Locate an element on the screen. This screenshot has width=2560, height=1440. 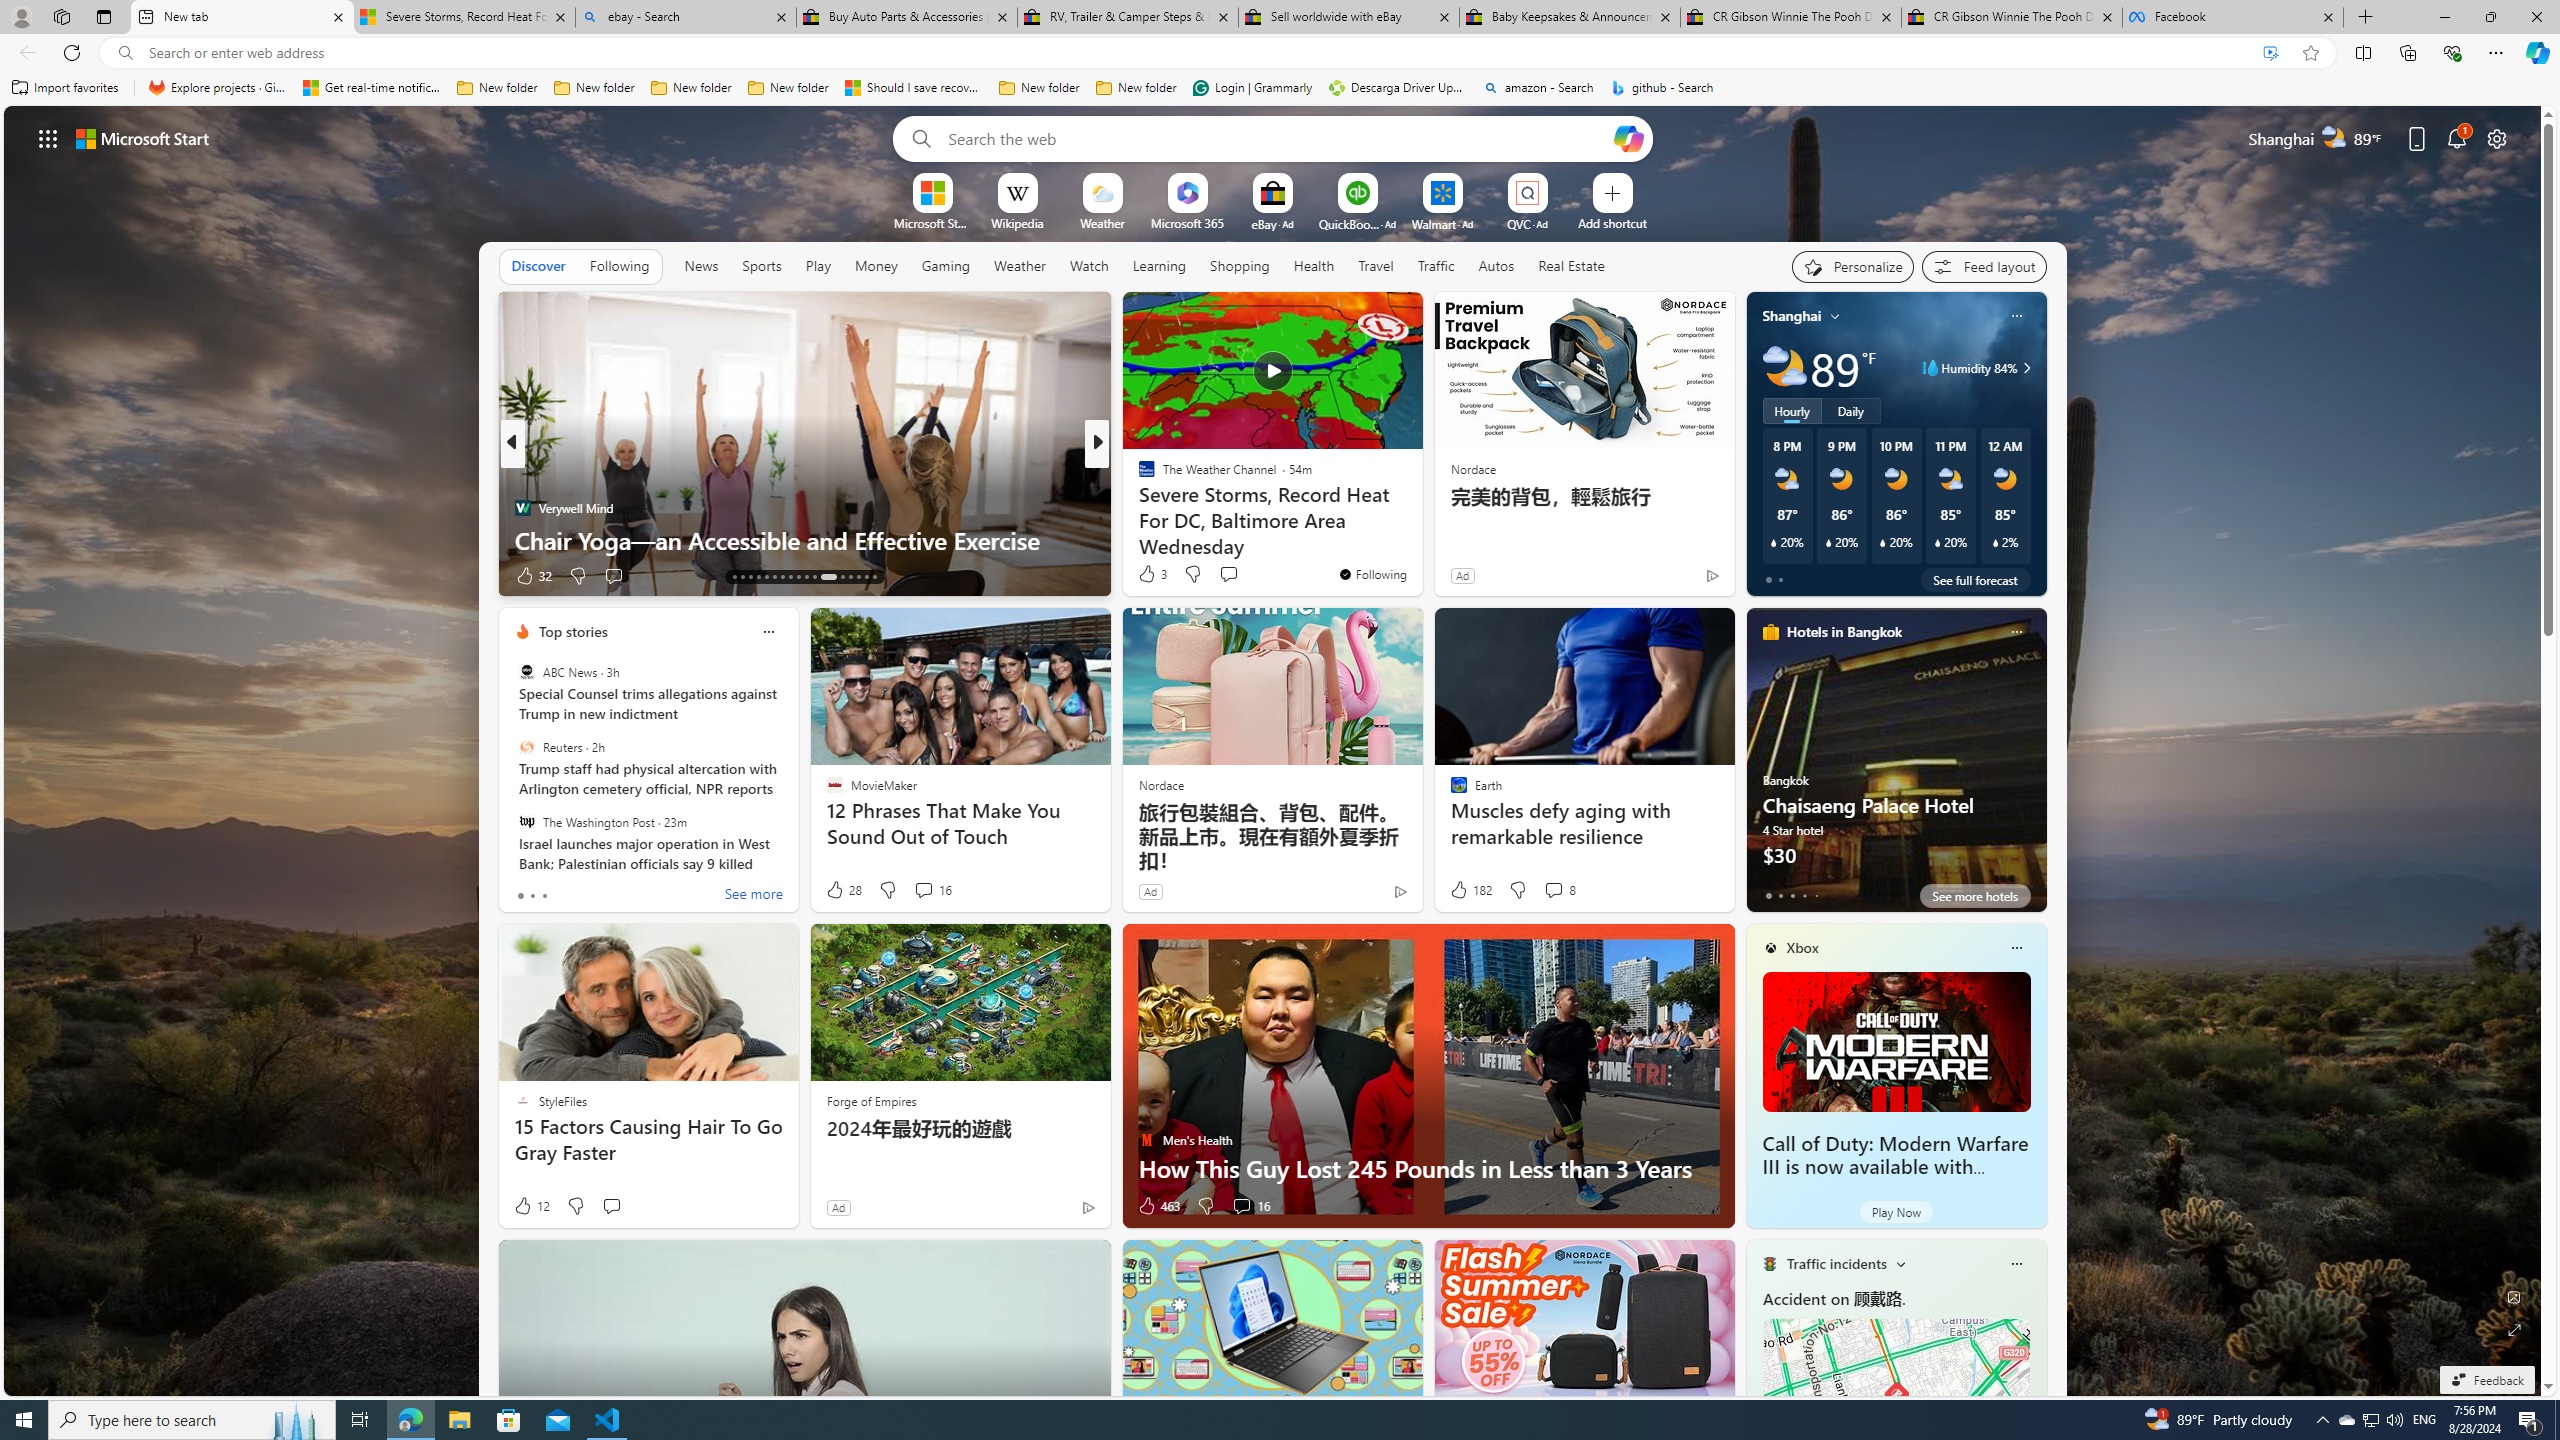
'Daily' is located at coordinates (1850, 409).